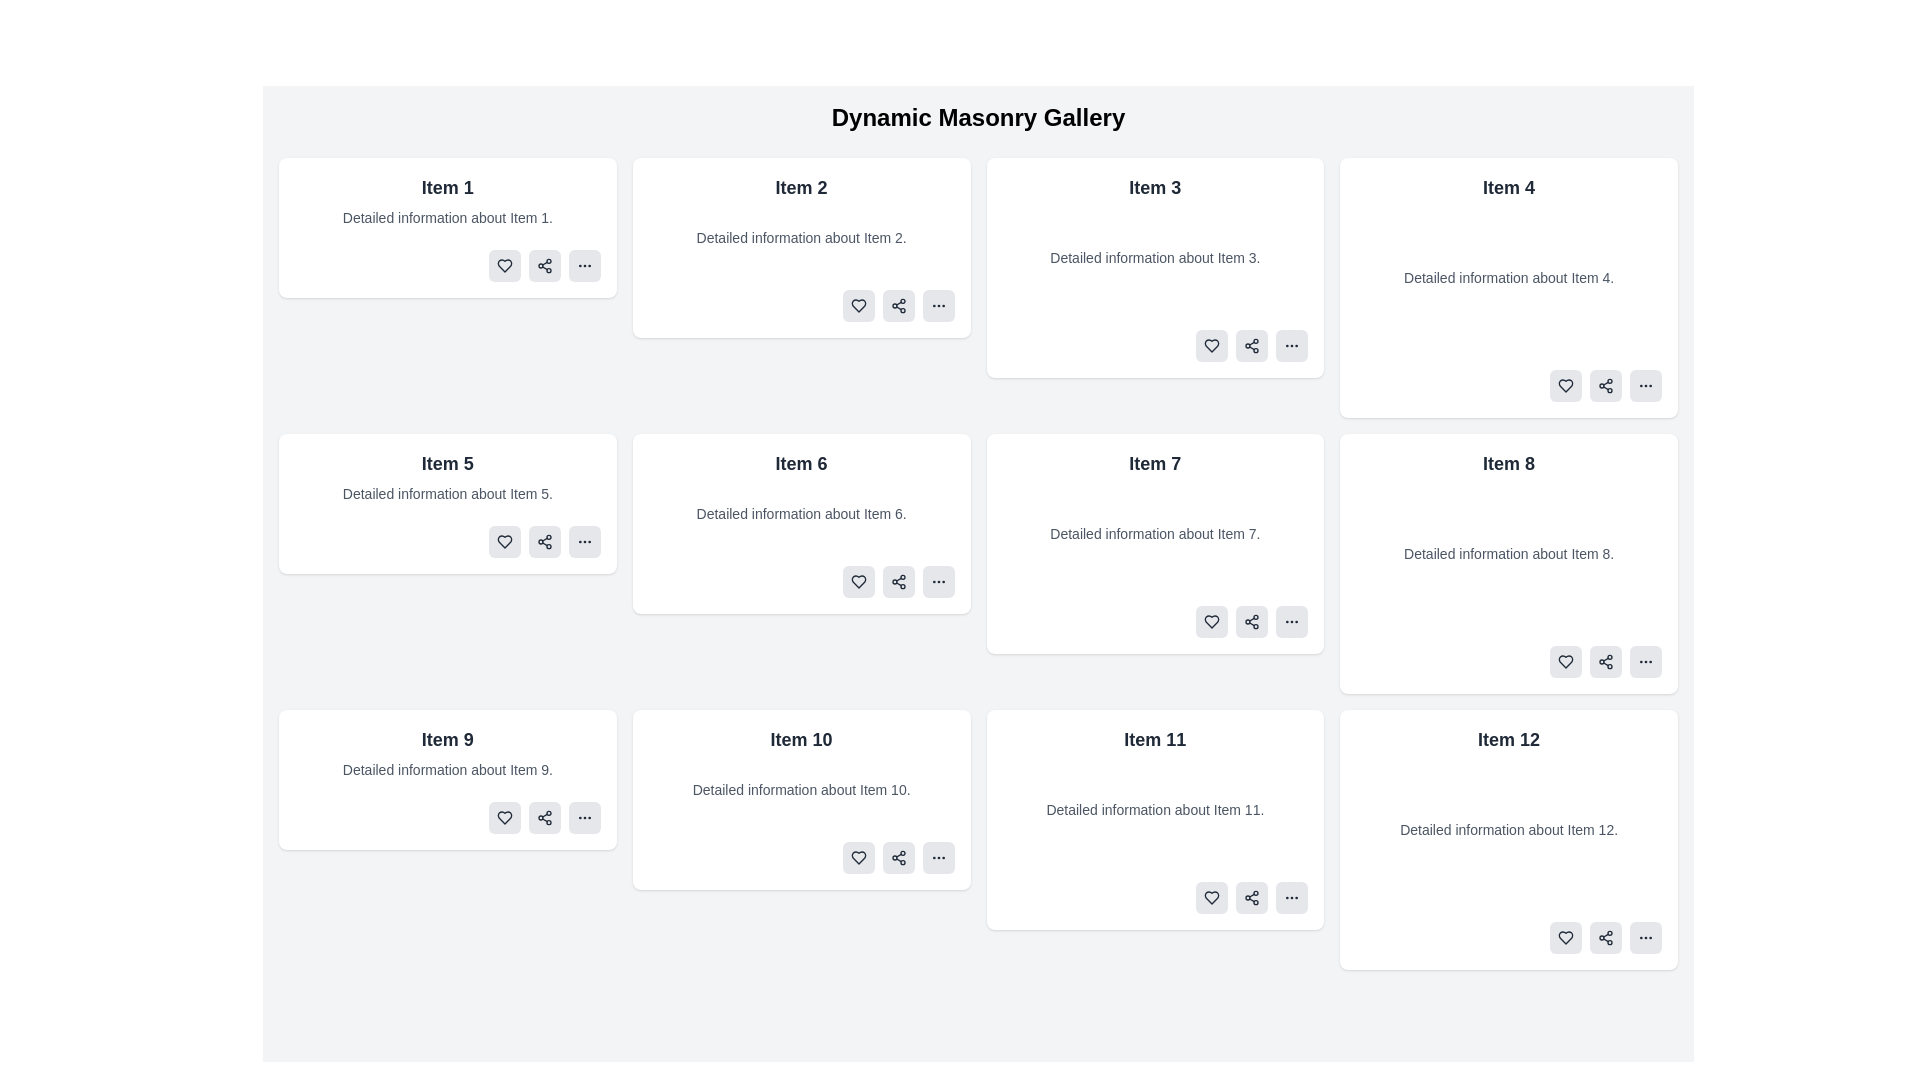  What do you see at coordinates (858, 305) in the screenshot?
I see `the 'like' button located in the bottom-right corner of the card labeled 'Item 2' in the 'Dynamic Masonry Gallery'` at bounding box center [858, 305].